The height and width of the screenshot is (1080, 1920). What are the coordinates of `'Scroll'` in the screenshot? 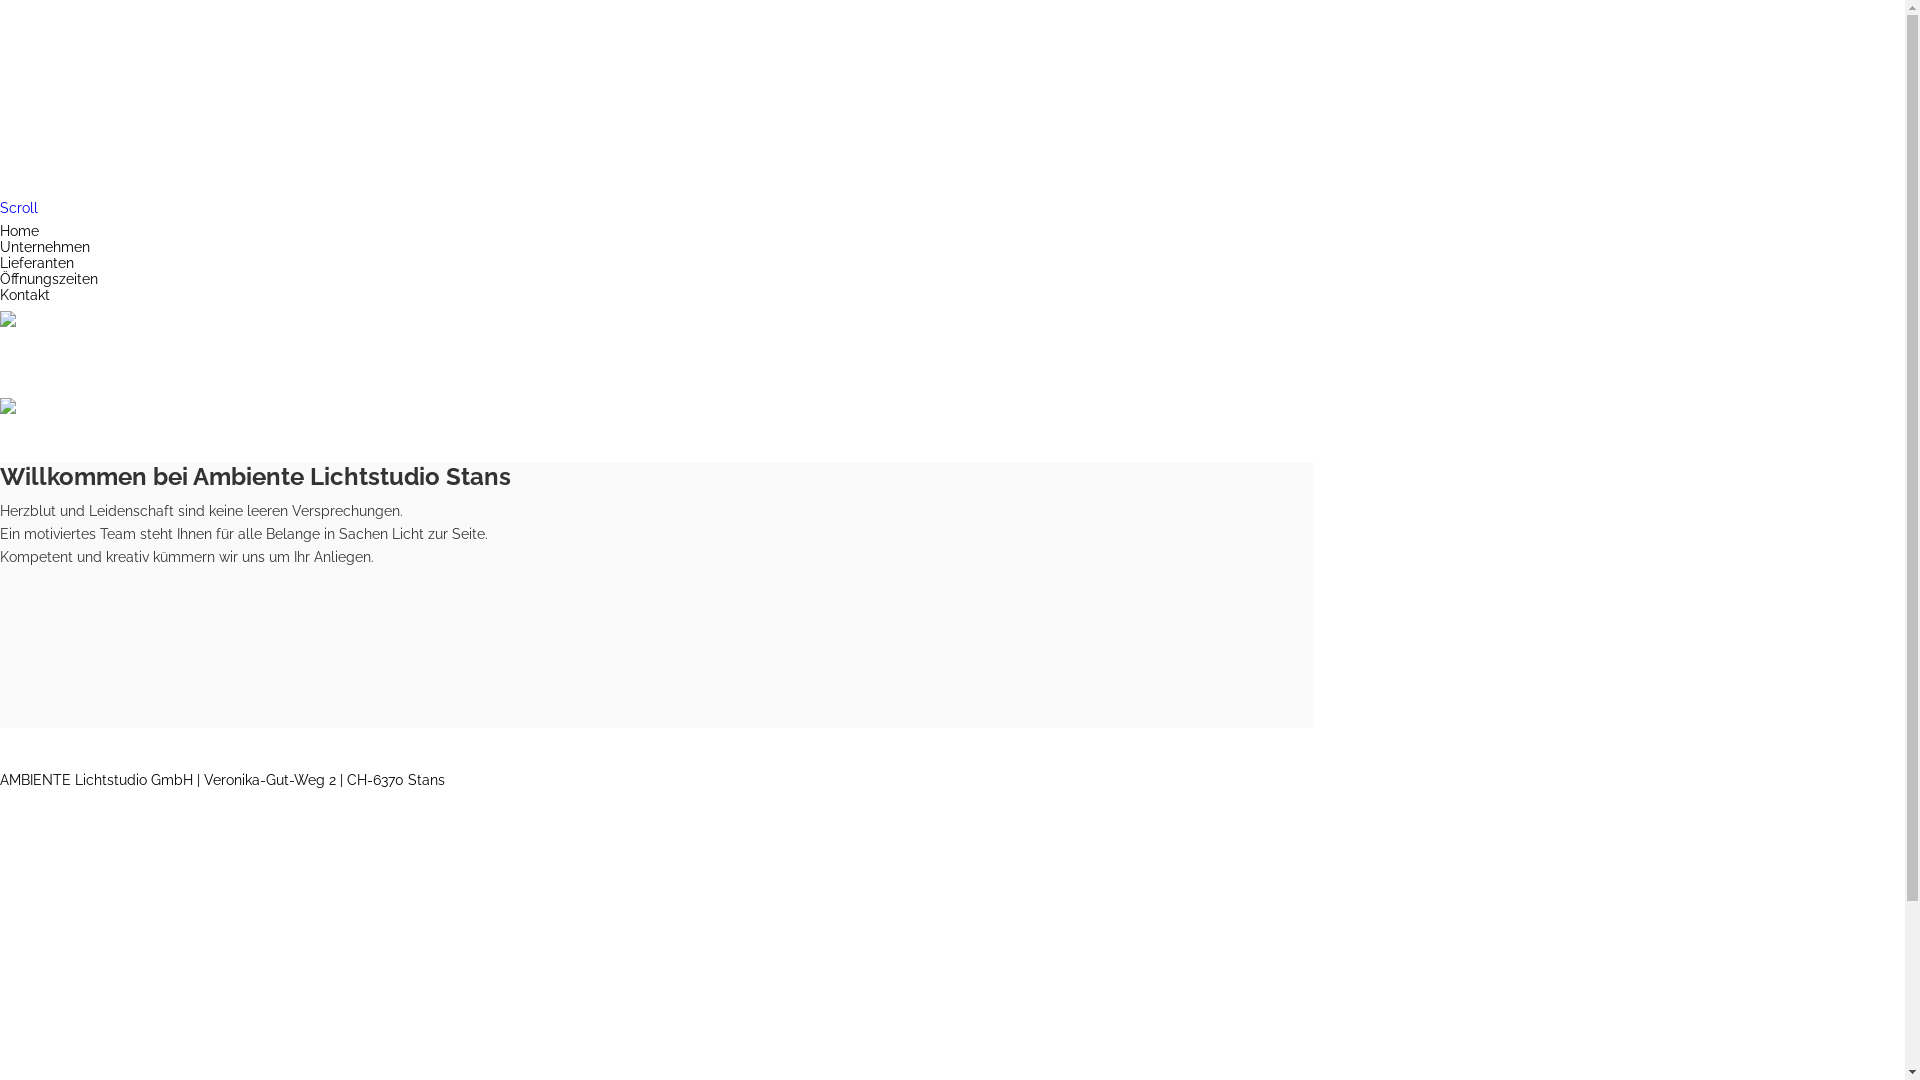 It's located at (0, 208).